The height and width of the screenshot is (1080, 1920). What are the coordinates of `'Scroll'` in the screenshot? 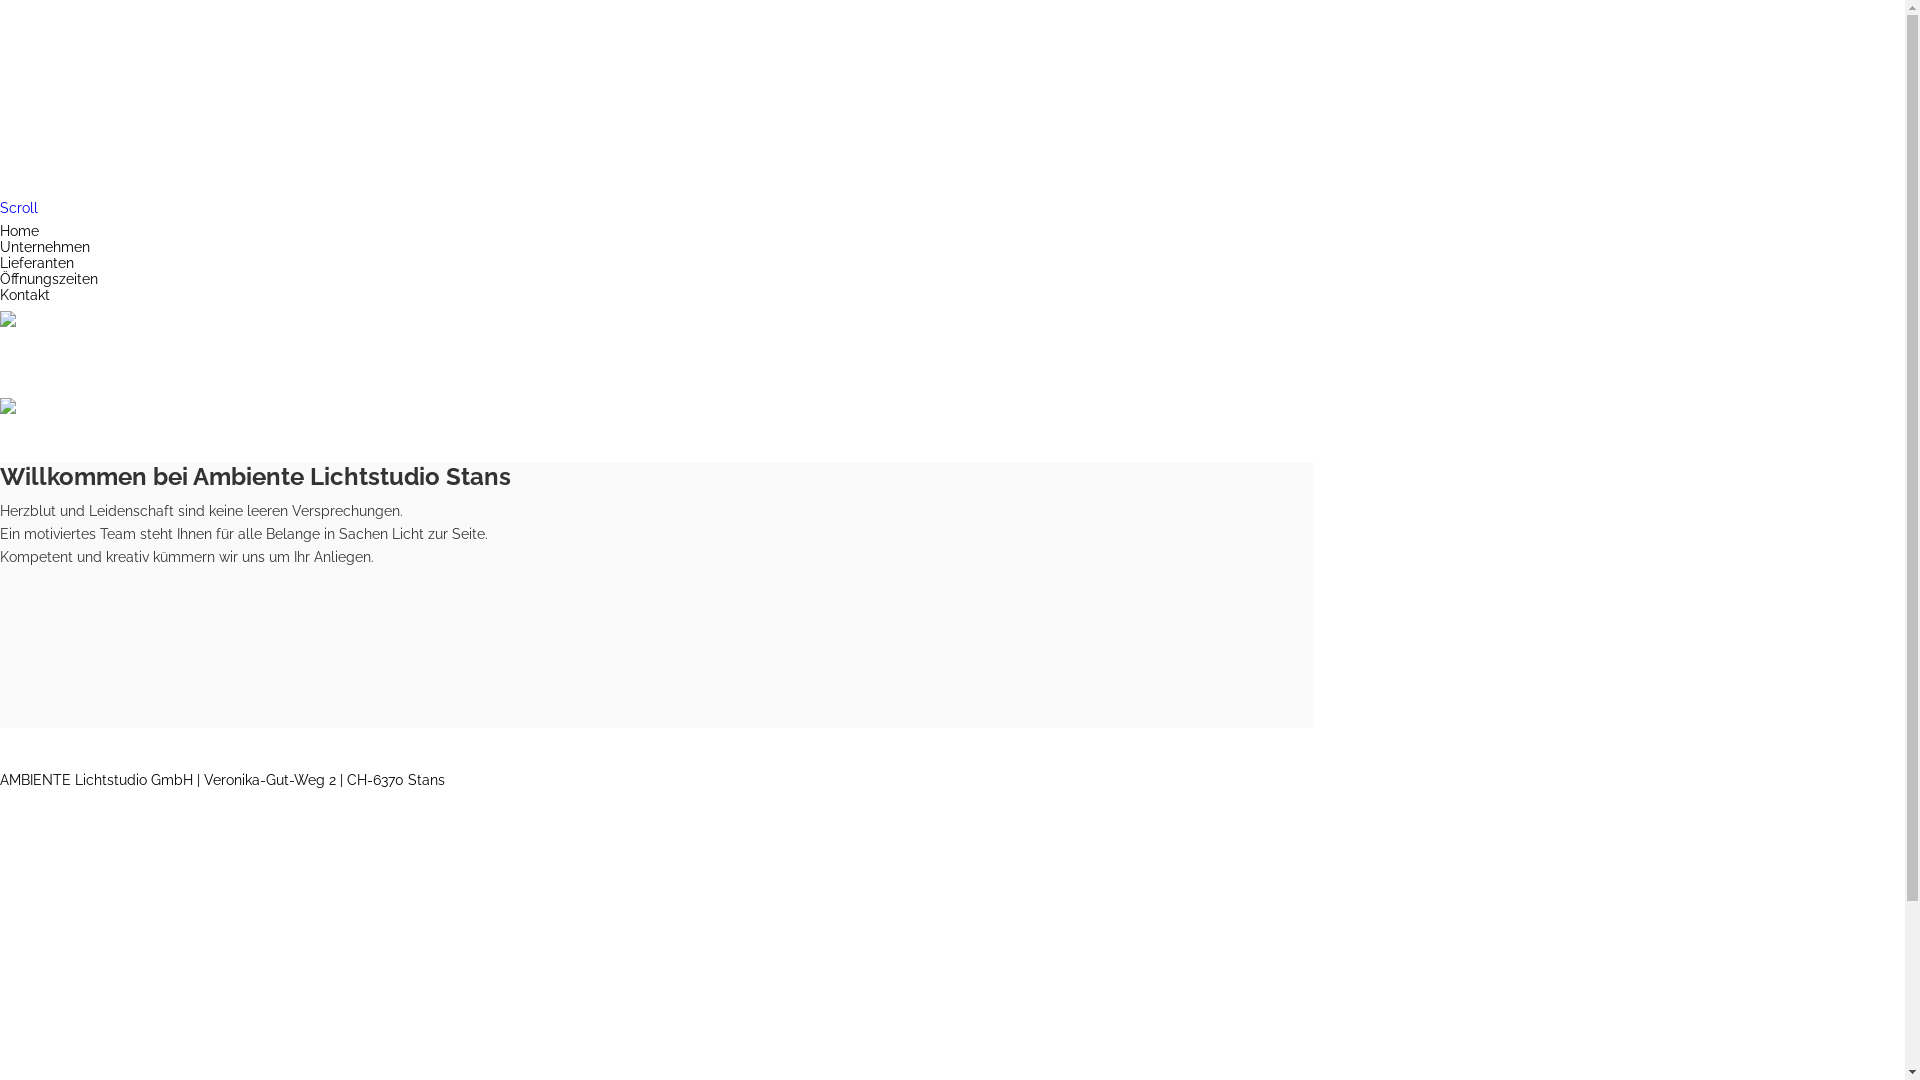 It's located at (0, 208).